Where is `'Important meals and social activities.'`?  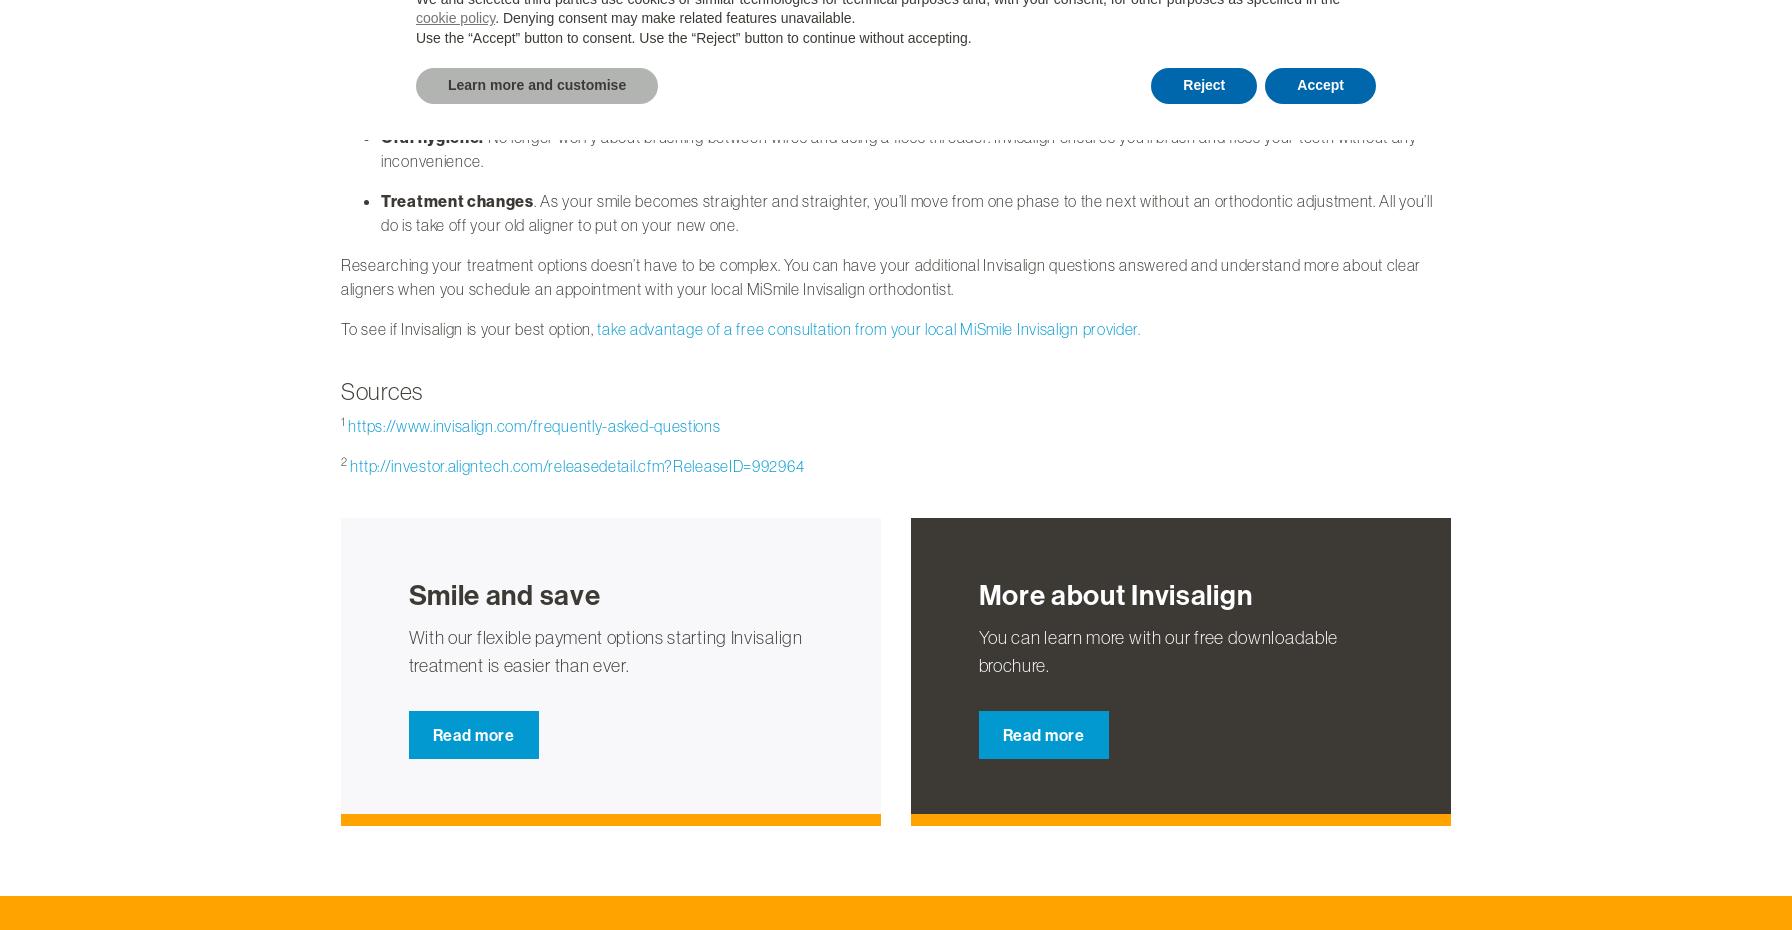
'Important meals and social activities.' is located at coordinates (380, 95).